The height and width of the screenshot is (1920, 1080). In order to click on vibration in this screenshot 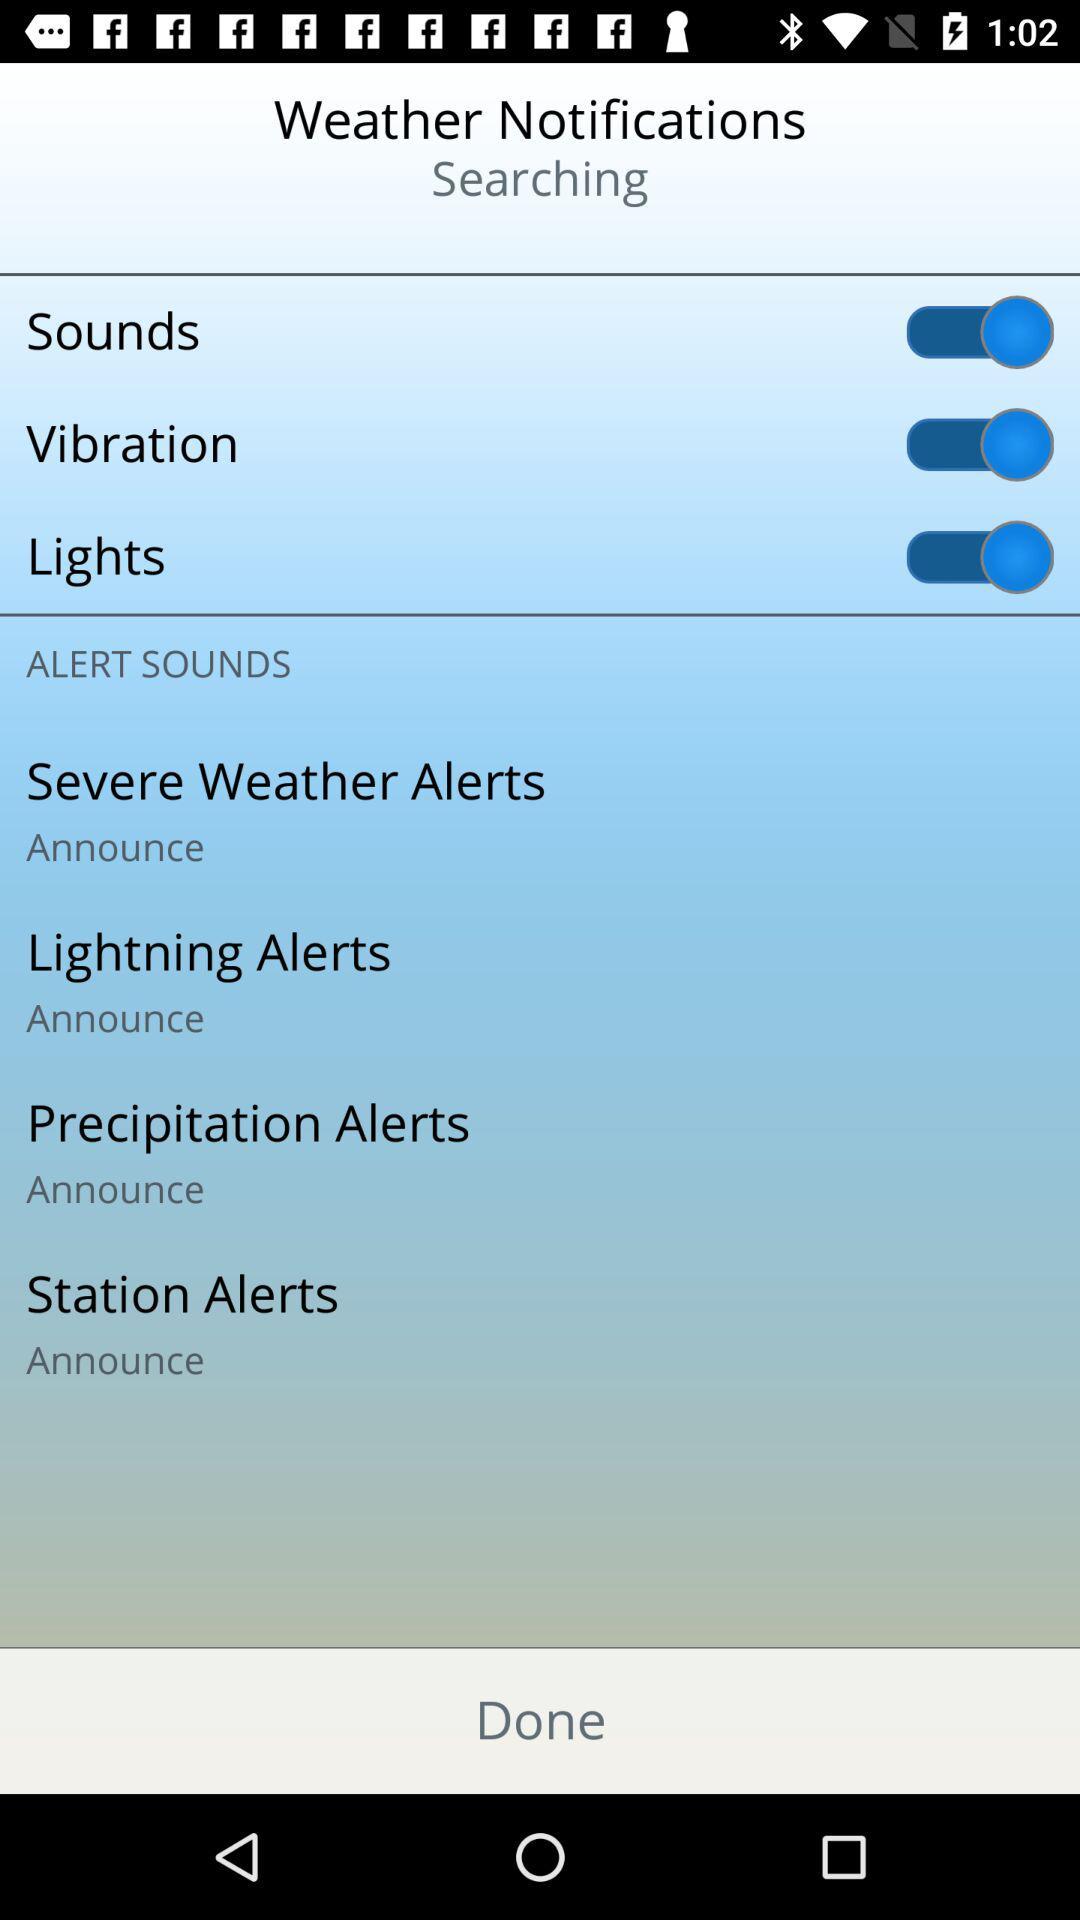, I will do `click(540, 443)`.